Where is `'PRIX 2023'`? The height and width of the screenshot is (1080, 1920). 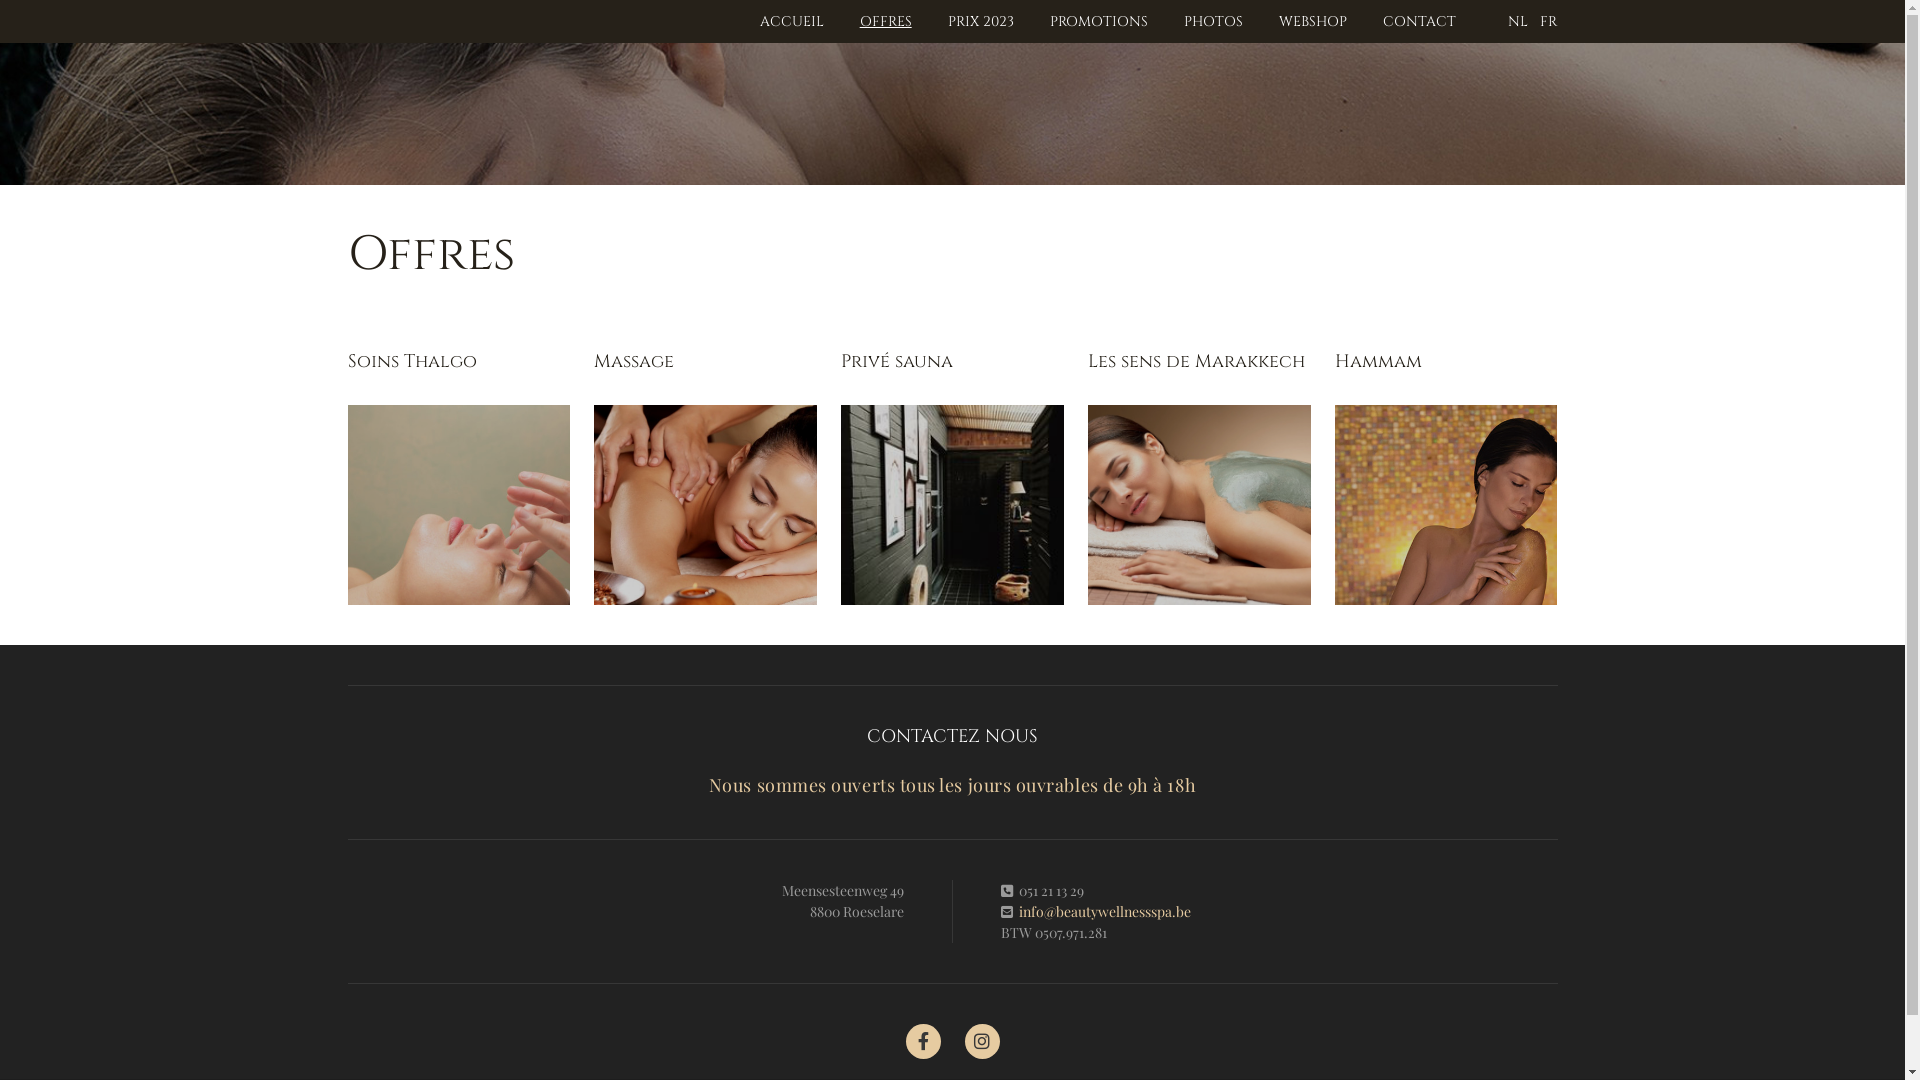
'PRIX 2023' is located at coordinates (980, 21).